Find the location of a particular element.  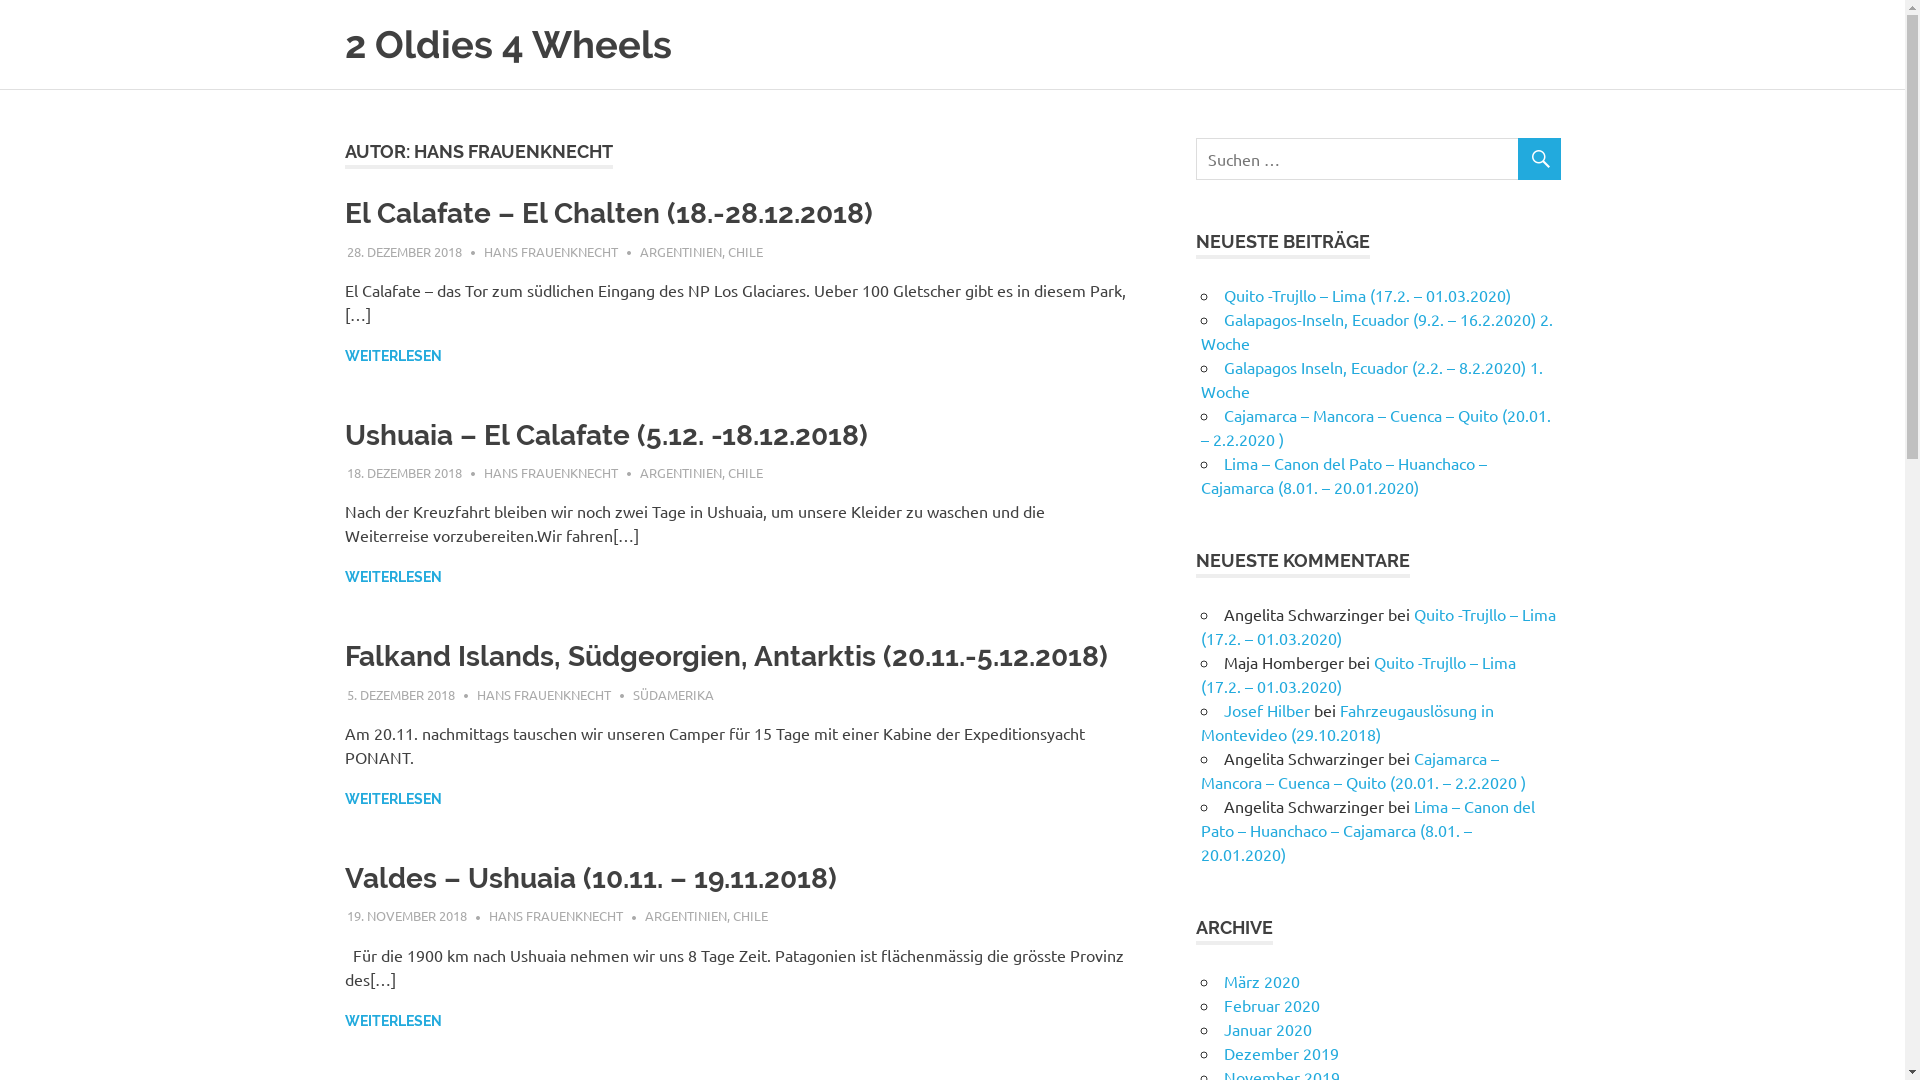

'Januar 2020' is located at coordinates (1266, 1029).